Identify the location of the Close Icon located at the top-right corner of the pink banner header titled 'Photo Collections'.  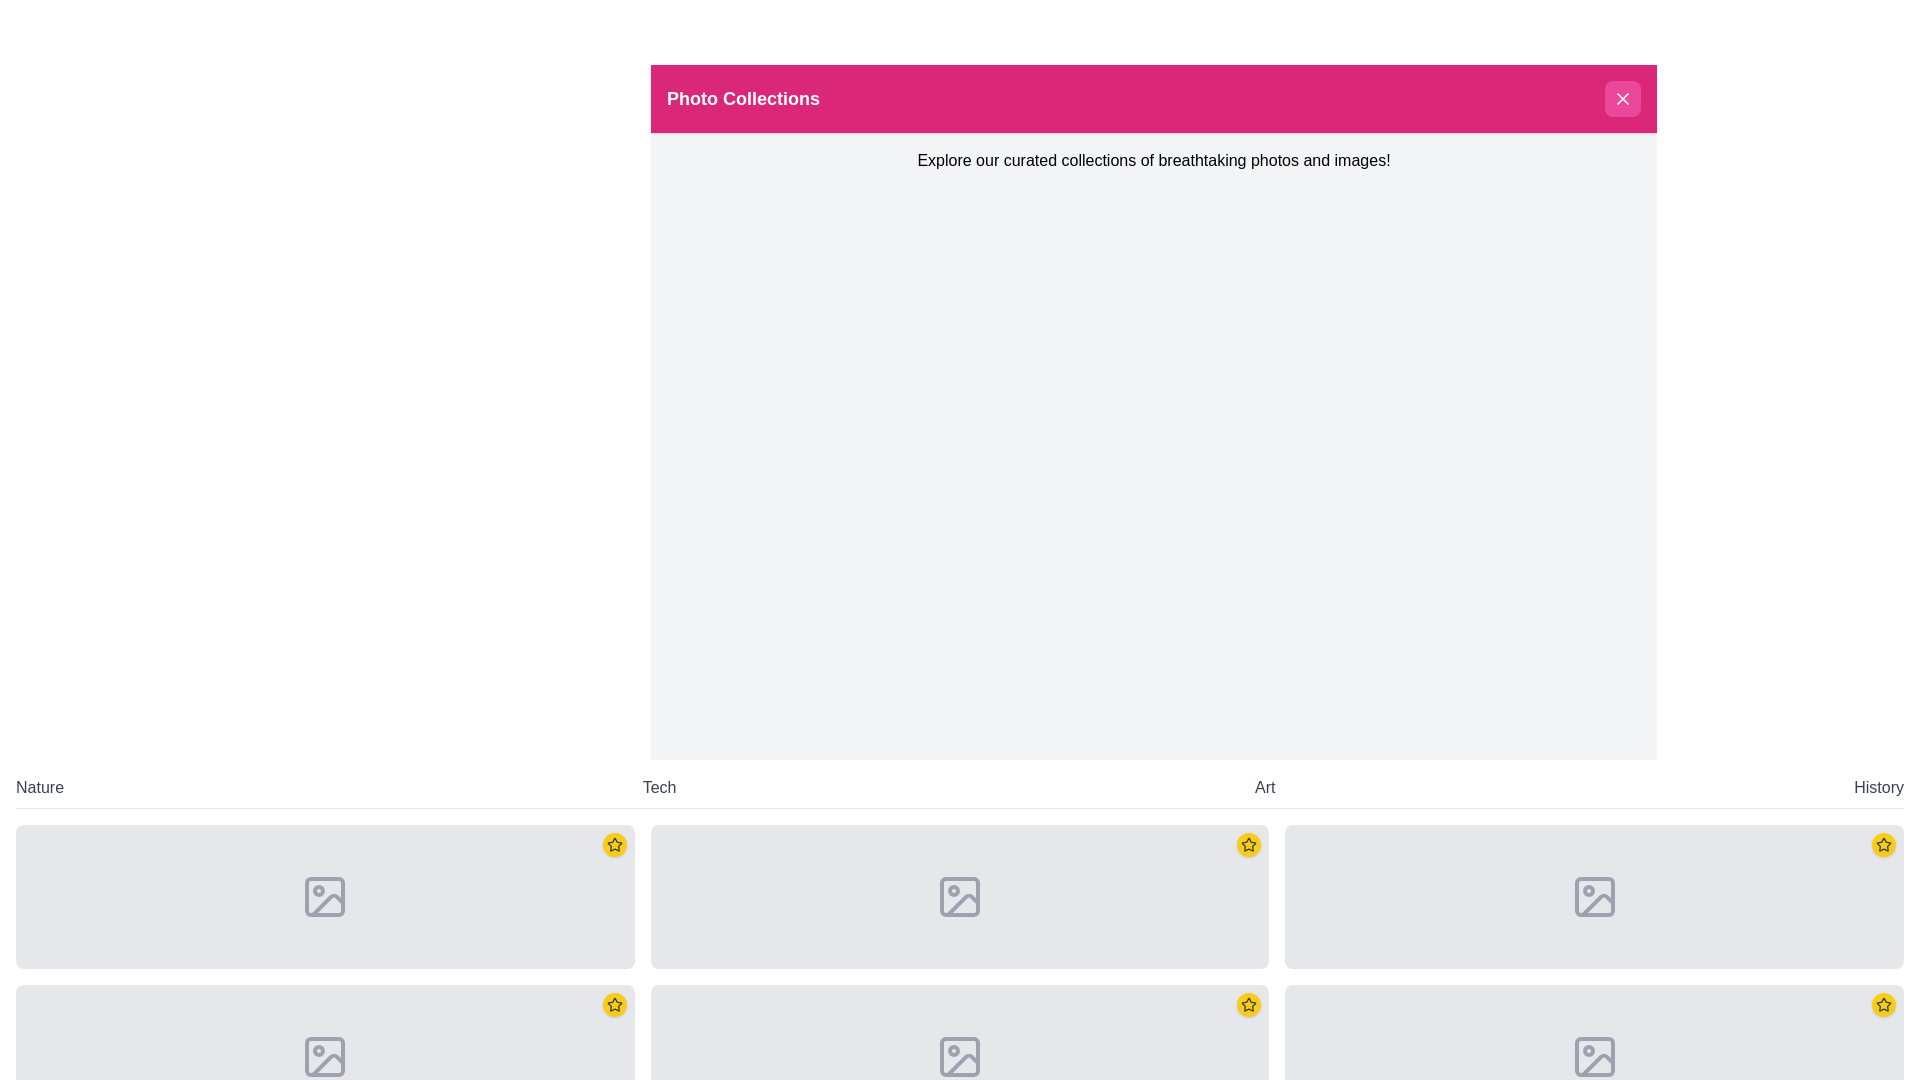
(1622, 99).